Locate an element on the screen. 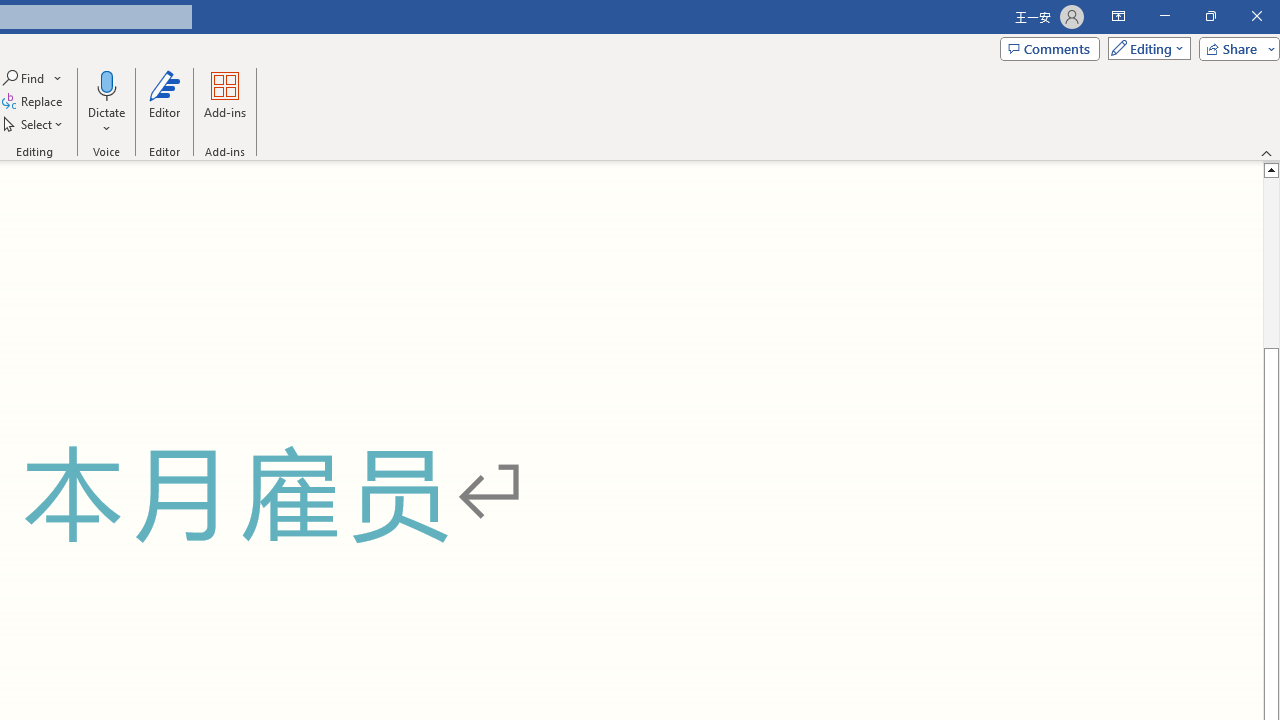  'More Options' is located at coordinates (105, 121).